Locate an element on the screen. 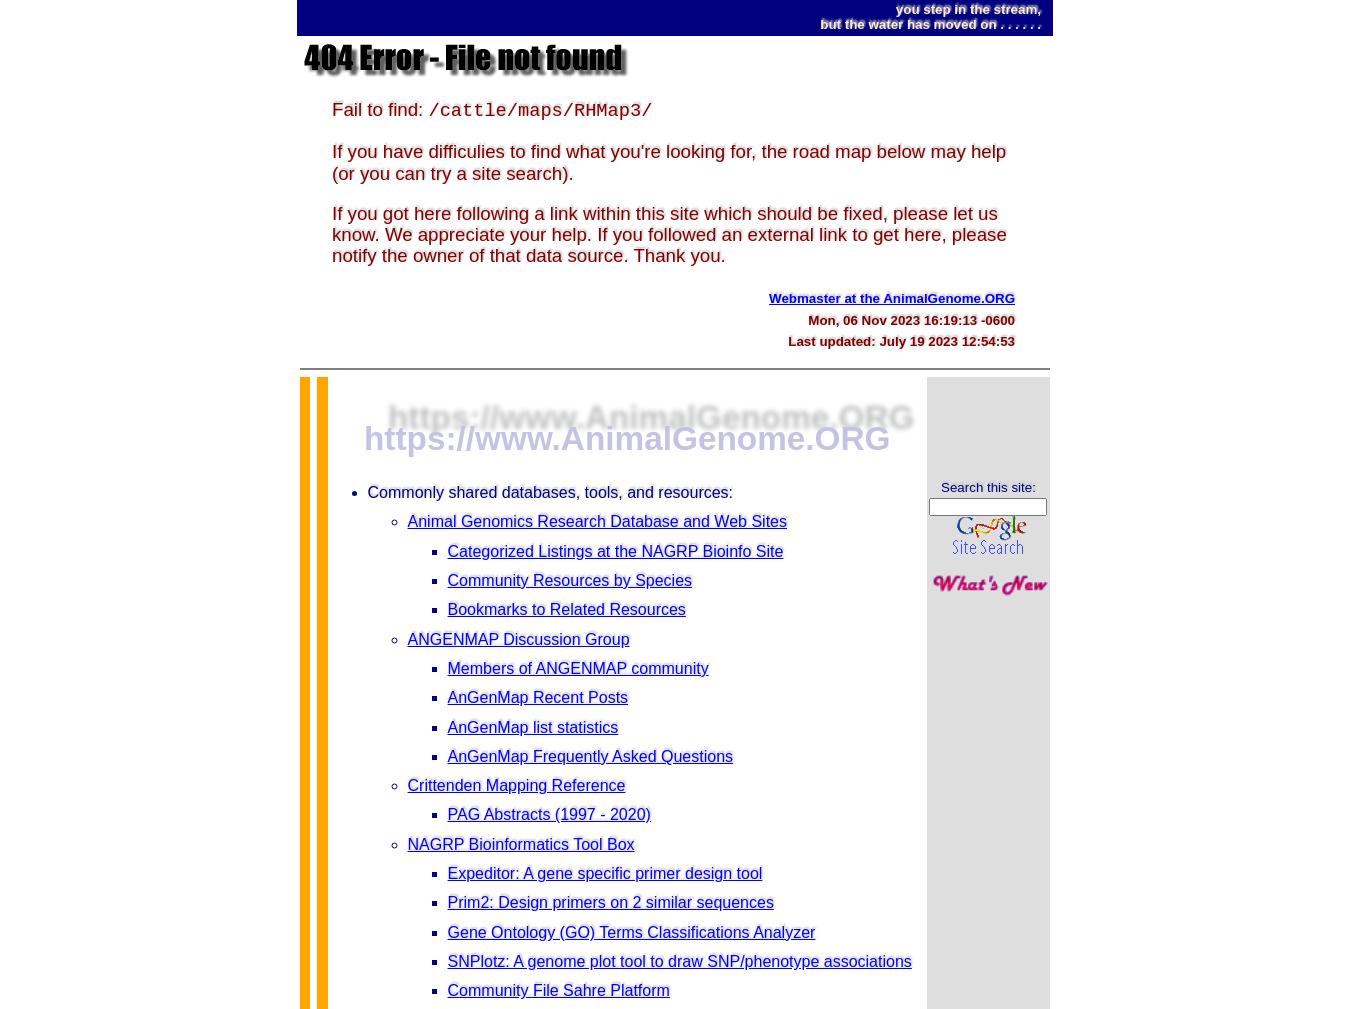 Image resolution: width=1350 pixels, height=1009 pixels. 'https://www.AnimalGenome.ORG' is located at coordinates (626, 437).